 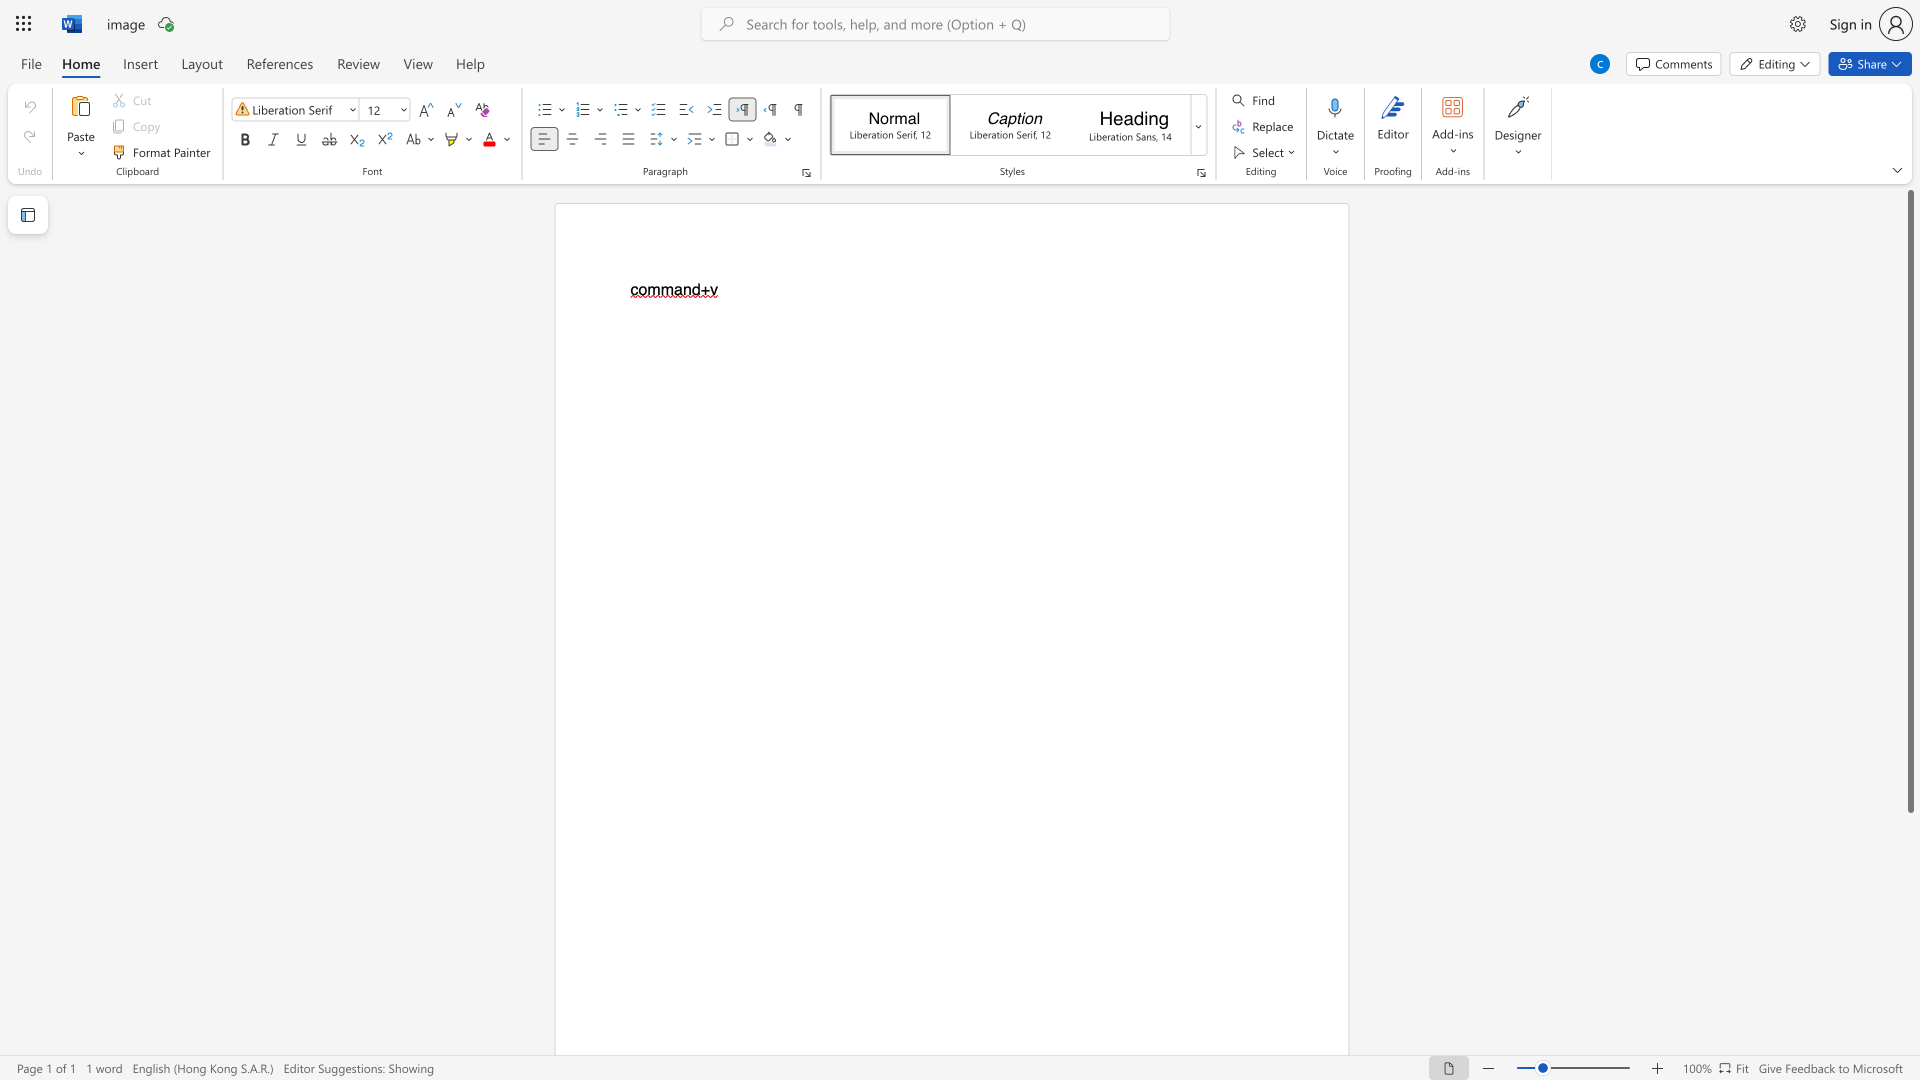 What do you see at coordinates (1909, 1019) in the screenshot?
I see `the scrollbar to move the view down` at bounding box center [1909, 1019].